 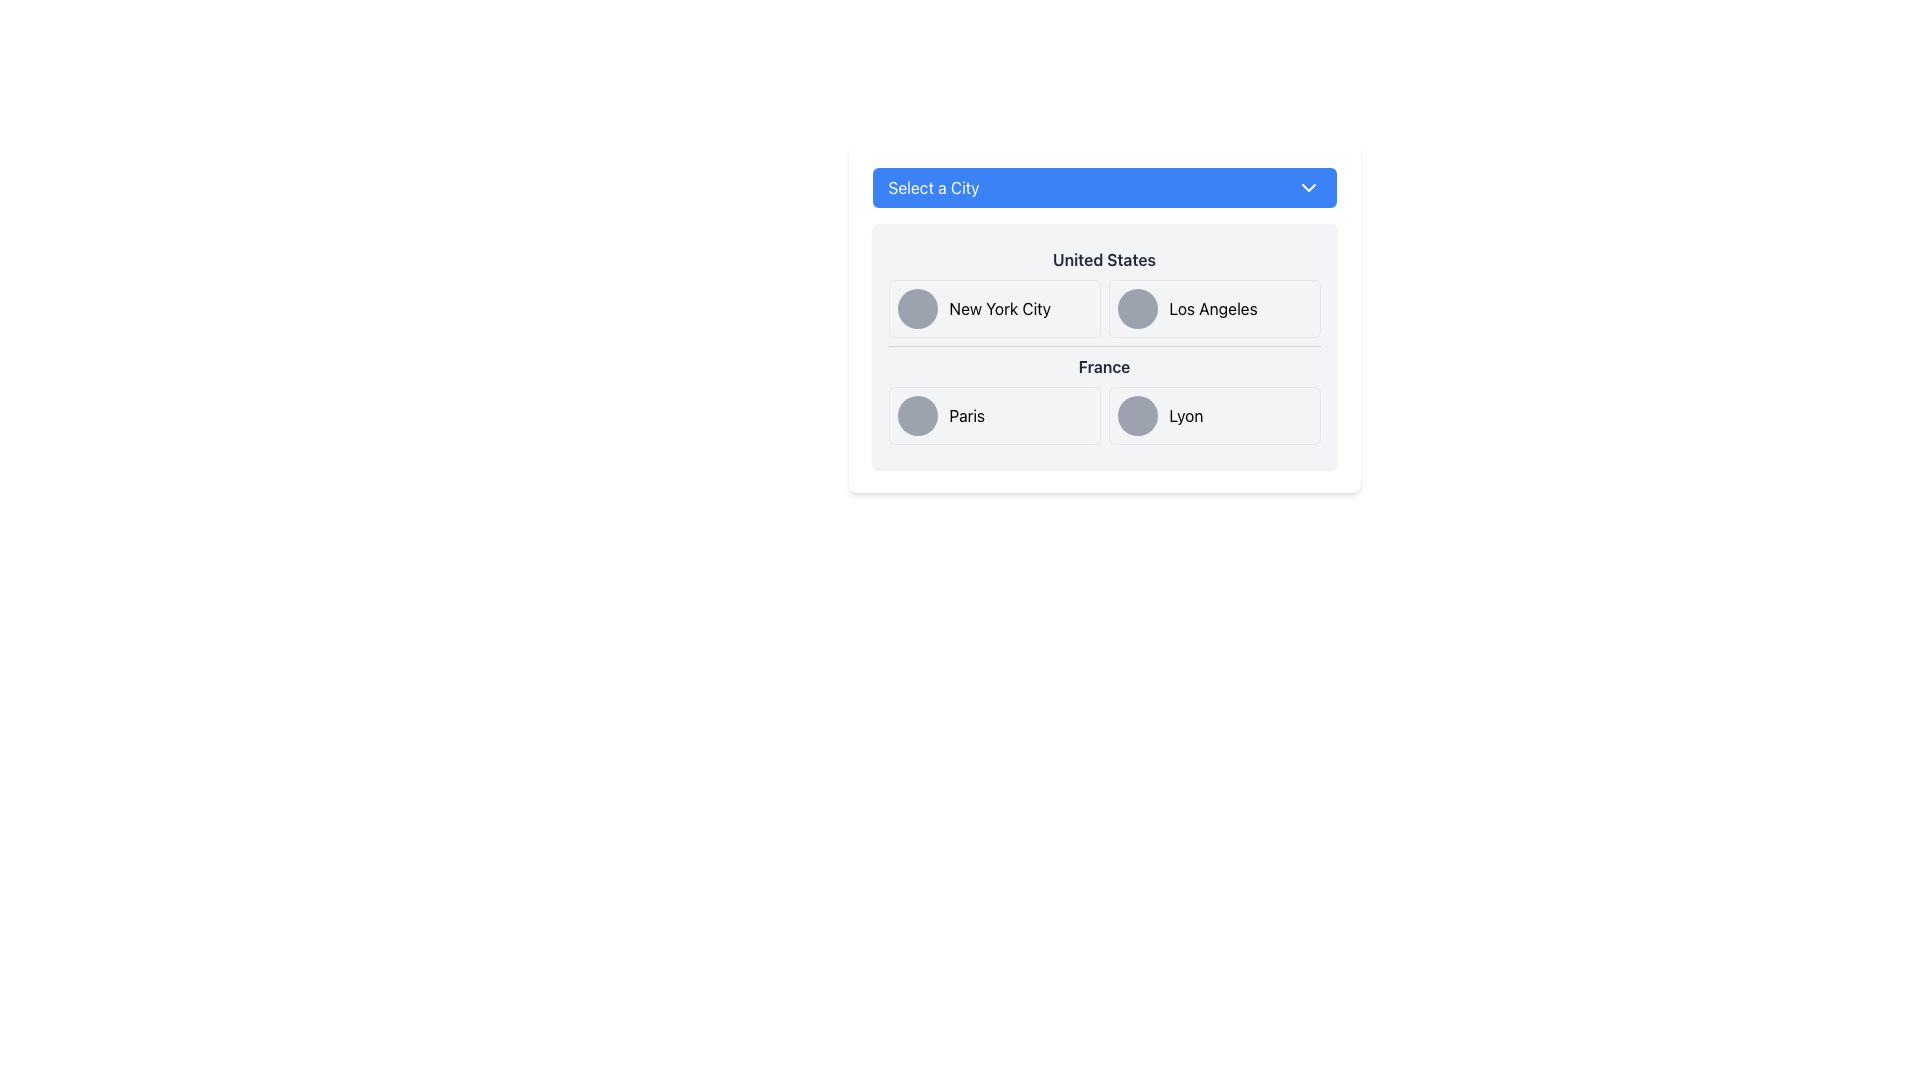 What do you see at coordinates (967, 415) in the screenshot?
I see `the text label that says 'Paris'` at bounding box center [967, 415].